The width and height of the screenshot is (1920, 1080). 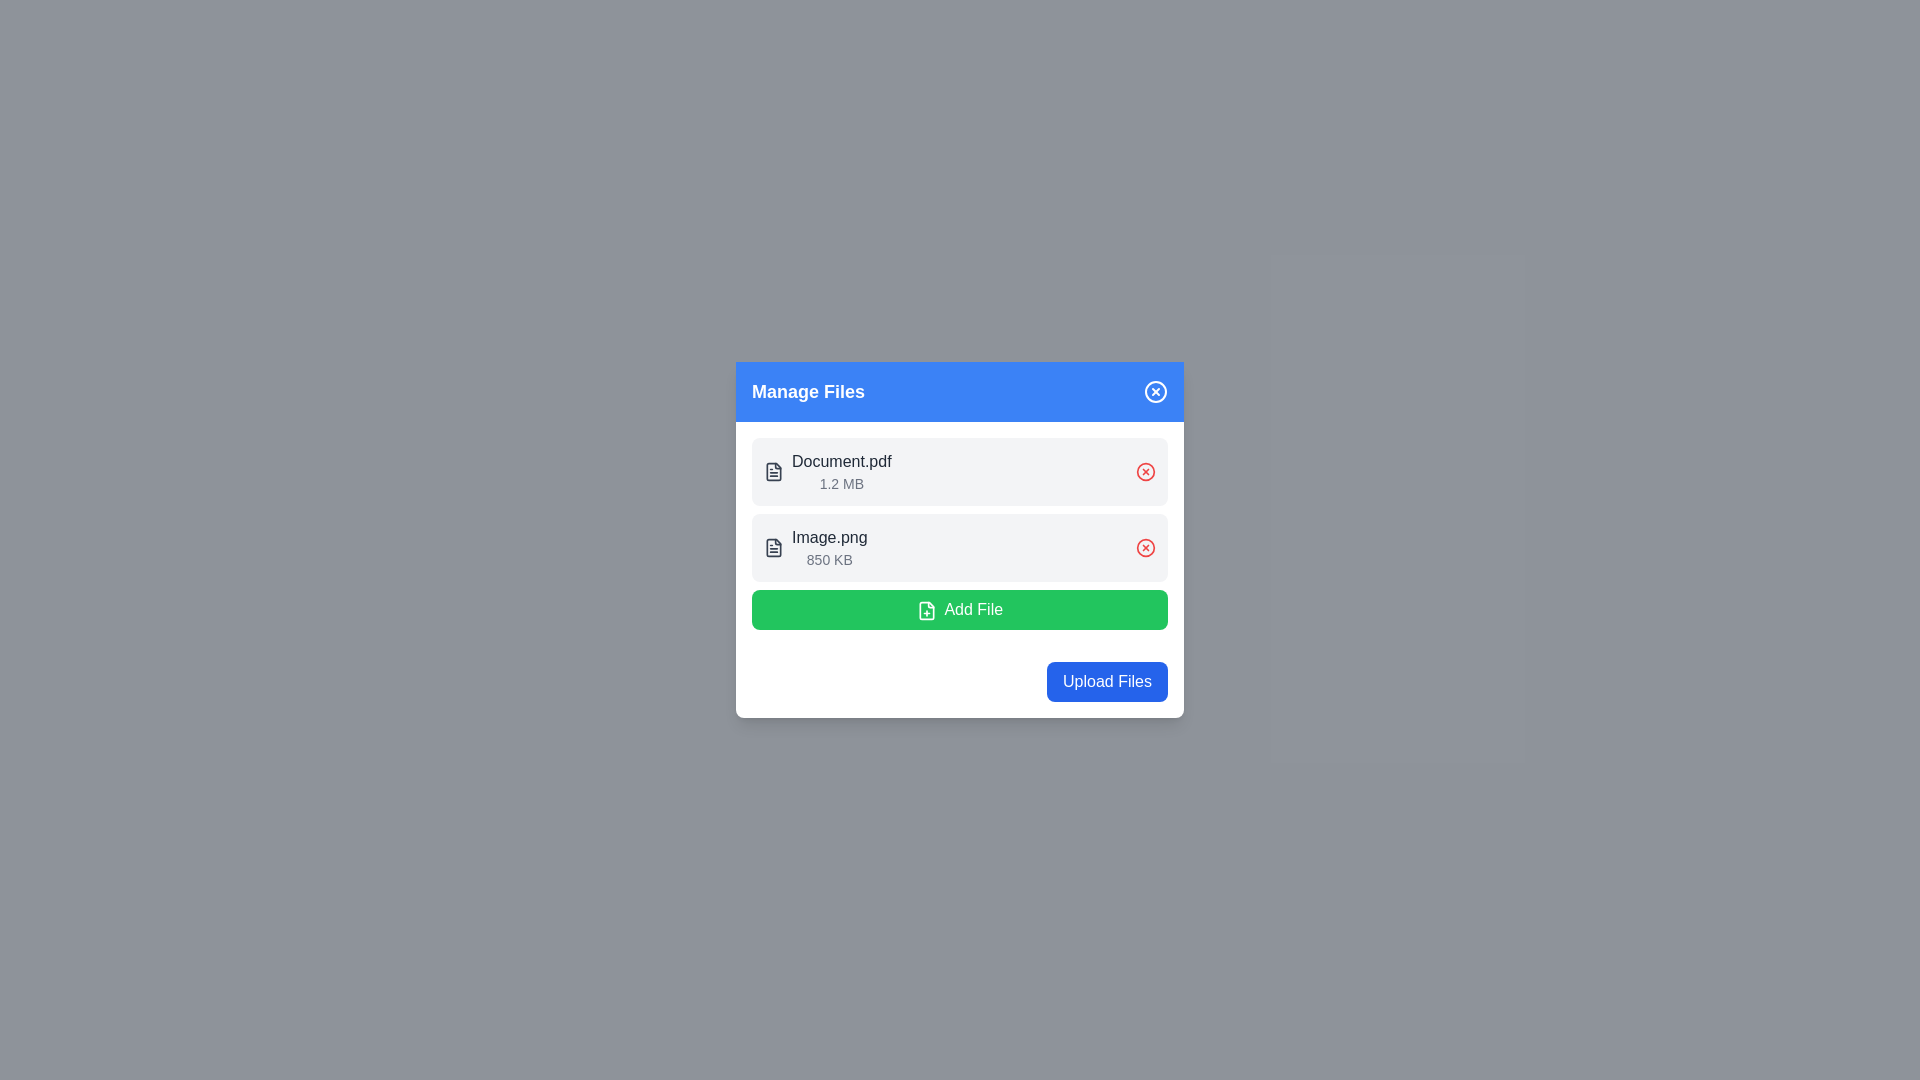 I want to click on the label displaying 'Document.pdf' with its file size '1.2 MB', which is positioned within the first entry of a list under 'Manage Files', to the right of the file icon, so click(x=827, y=471).